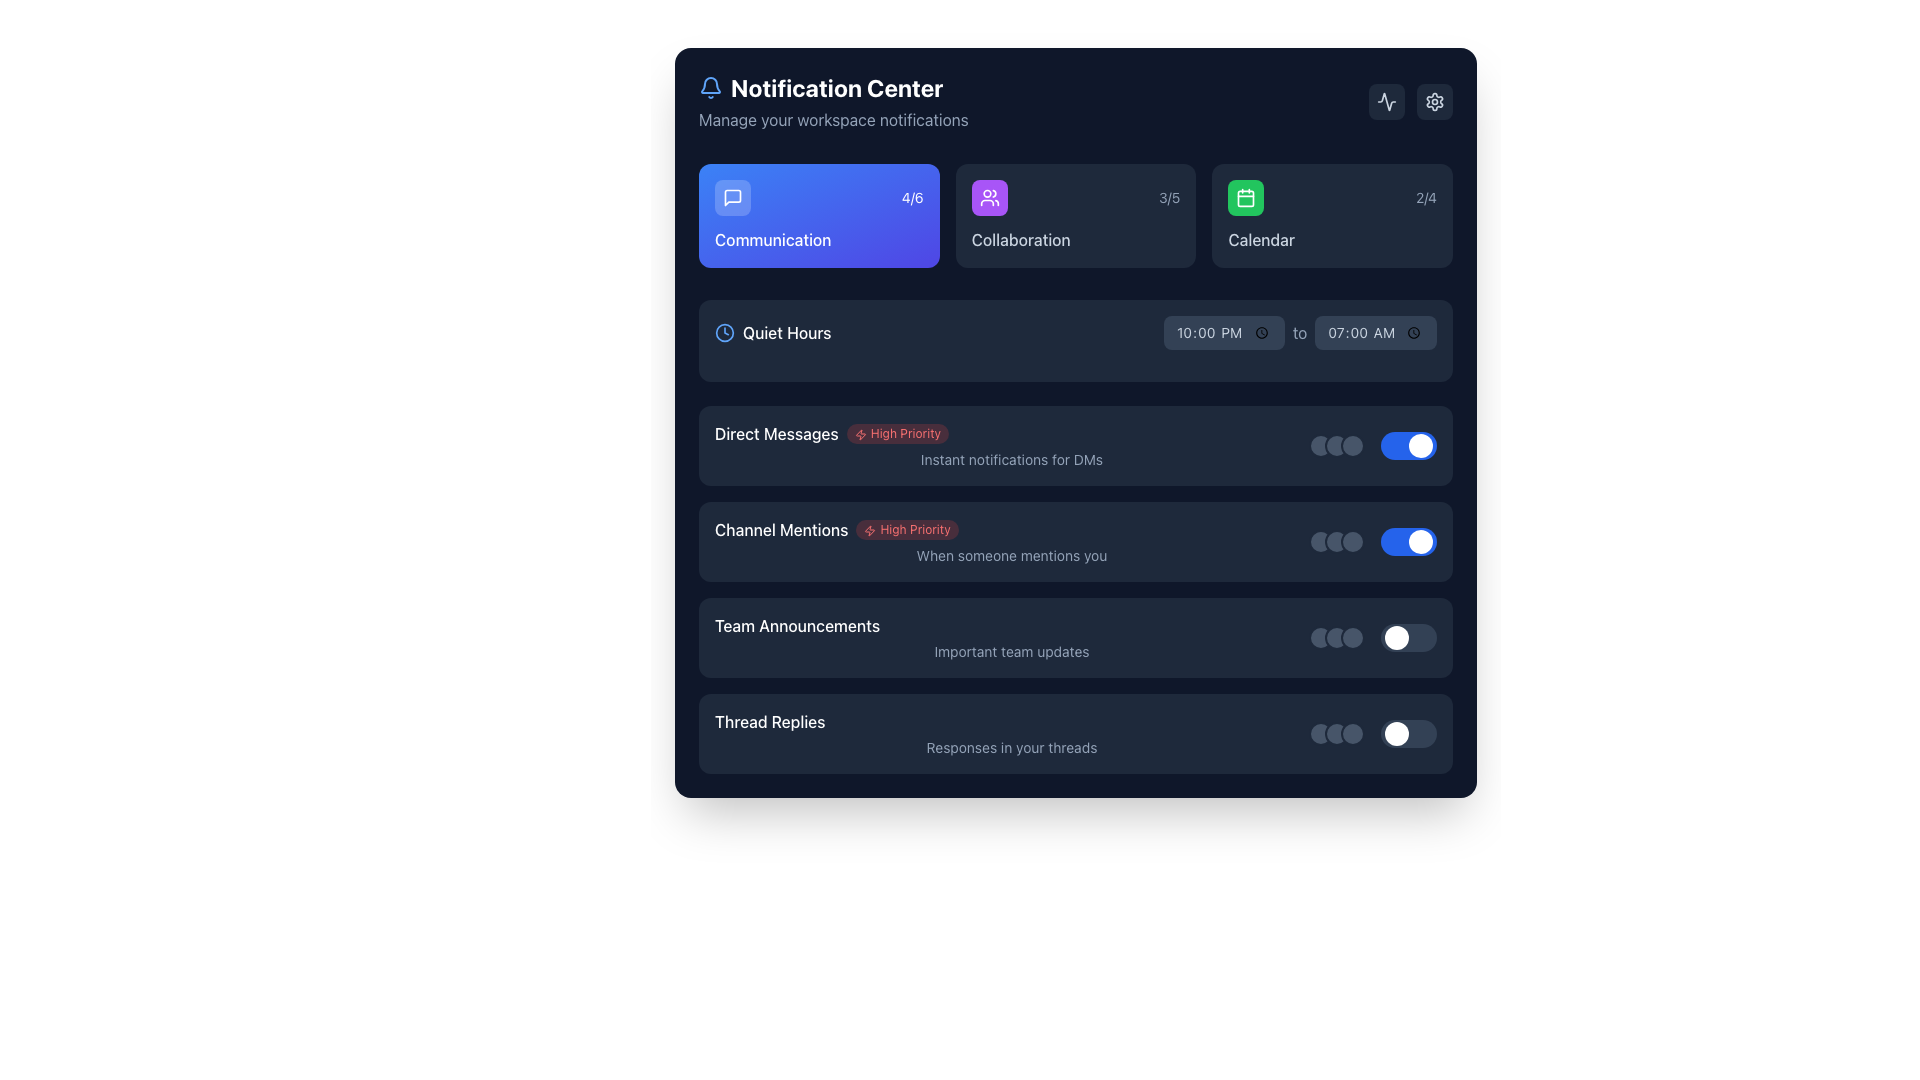 The height and width of the screenshot is (1080, 1920). Describe the element at coordinates (1320, 733) in the screenshot. I see `the first circular indicator in the horizontal group of three circles, which is located at the far left and adjacent to a toggle switch` at that location.